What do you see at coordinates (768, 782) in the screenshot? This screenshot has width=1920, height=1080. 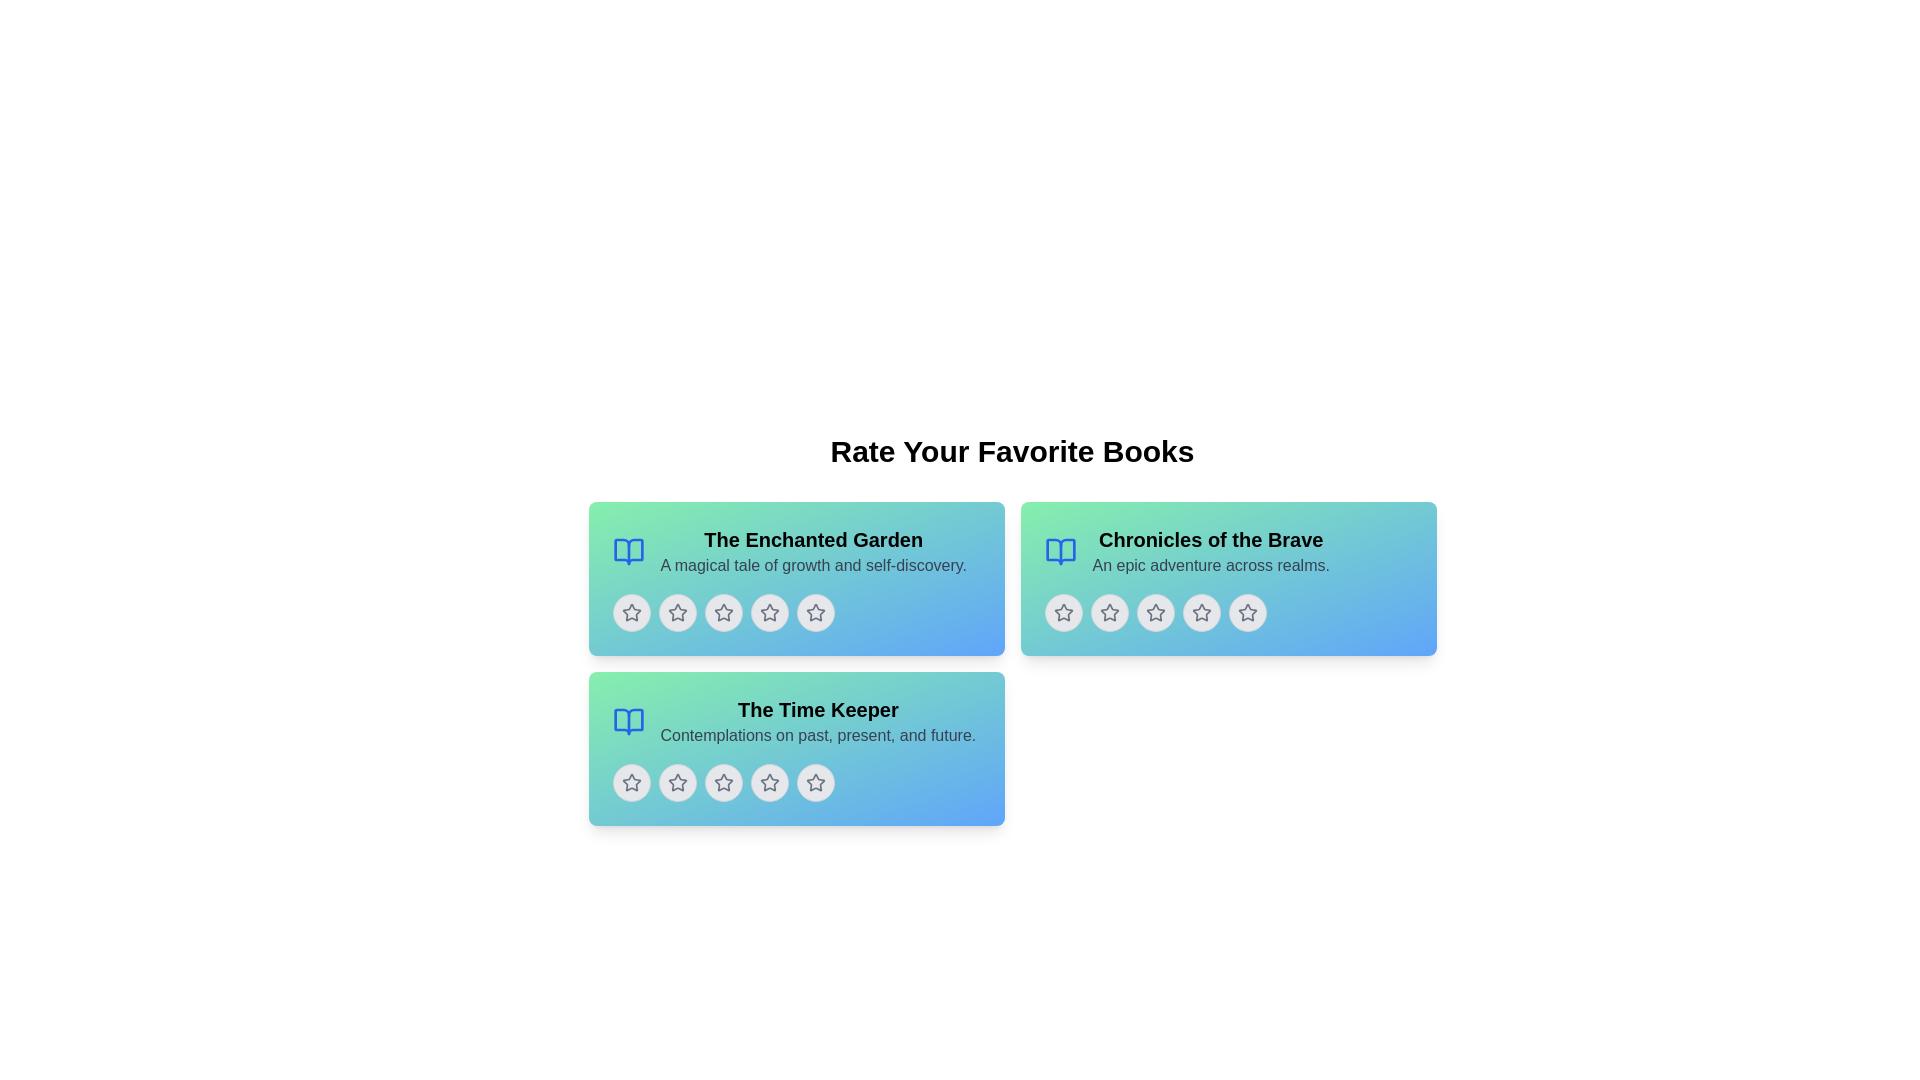 I see `the fourth star icon in the rating section of 'The Time Keeper' book card to set a rating of four stars` at bounding box center [768, 782].